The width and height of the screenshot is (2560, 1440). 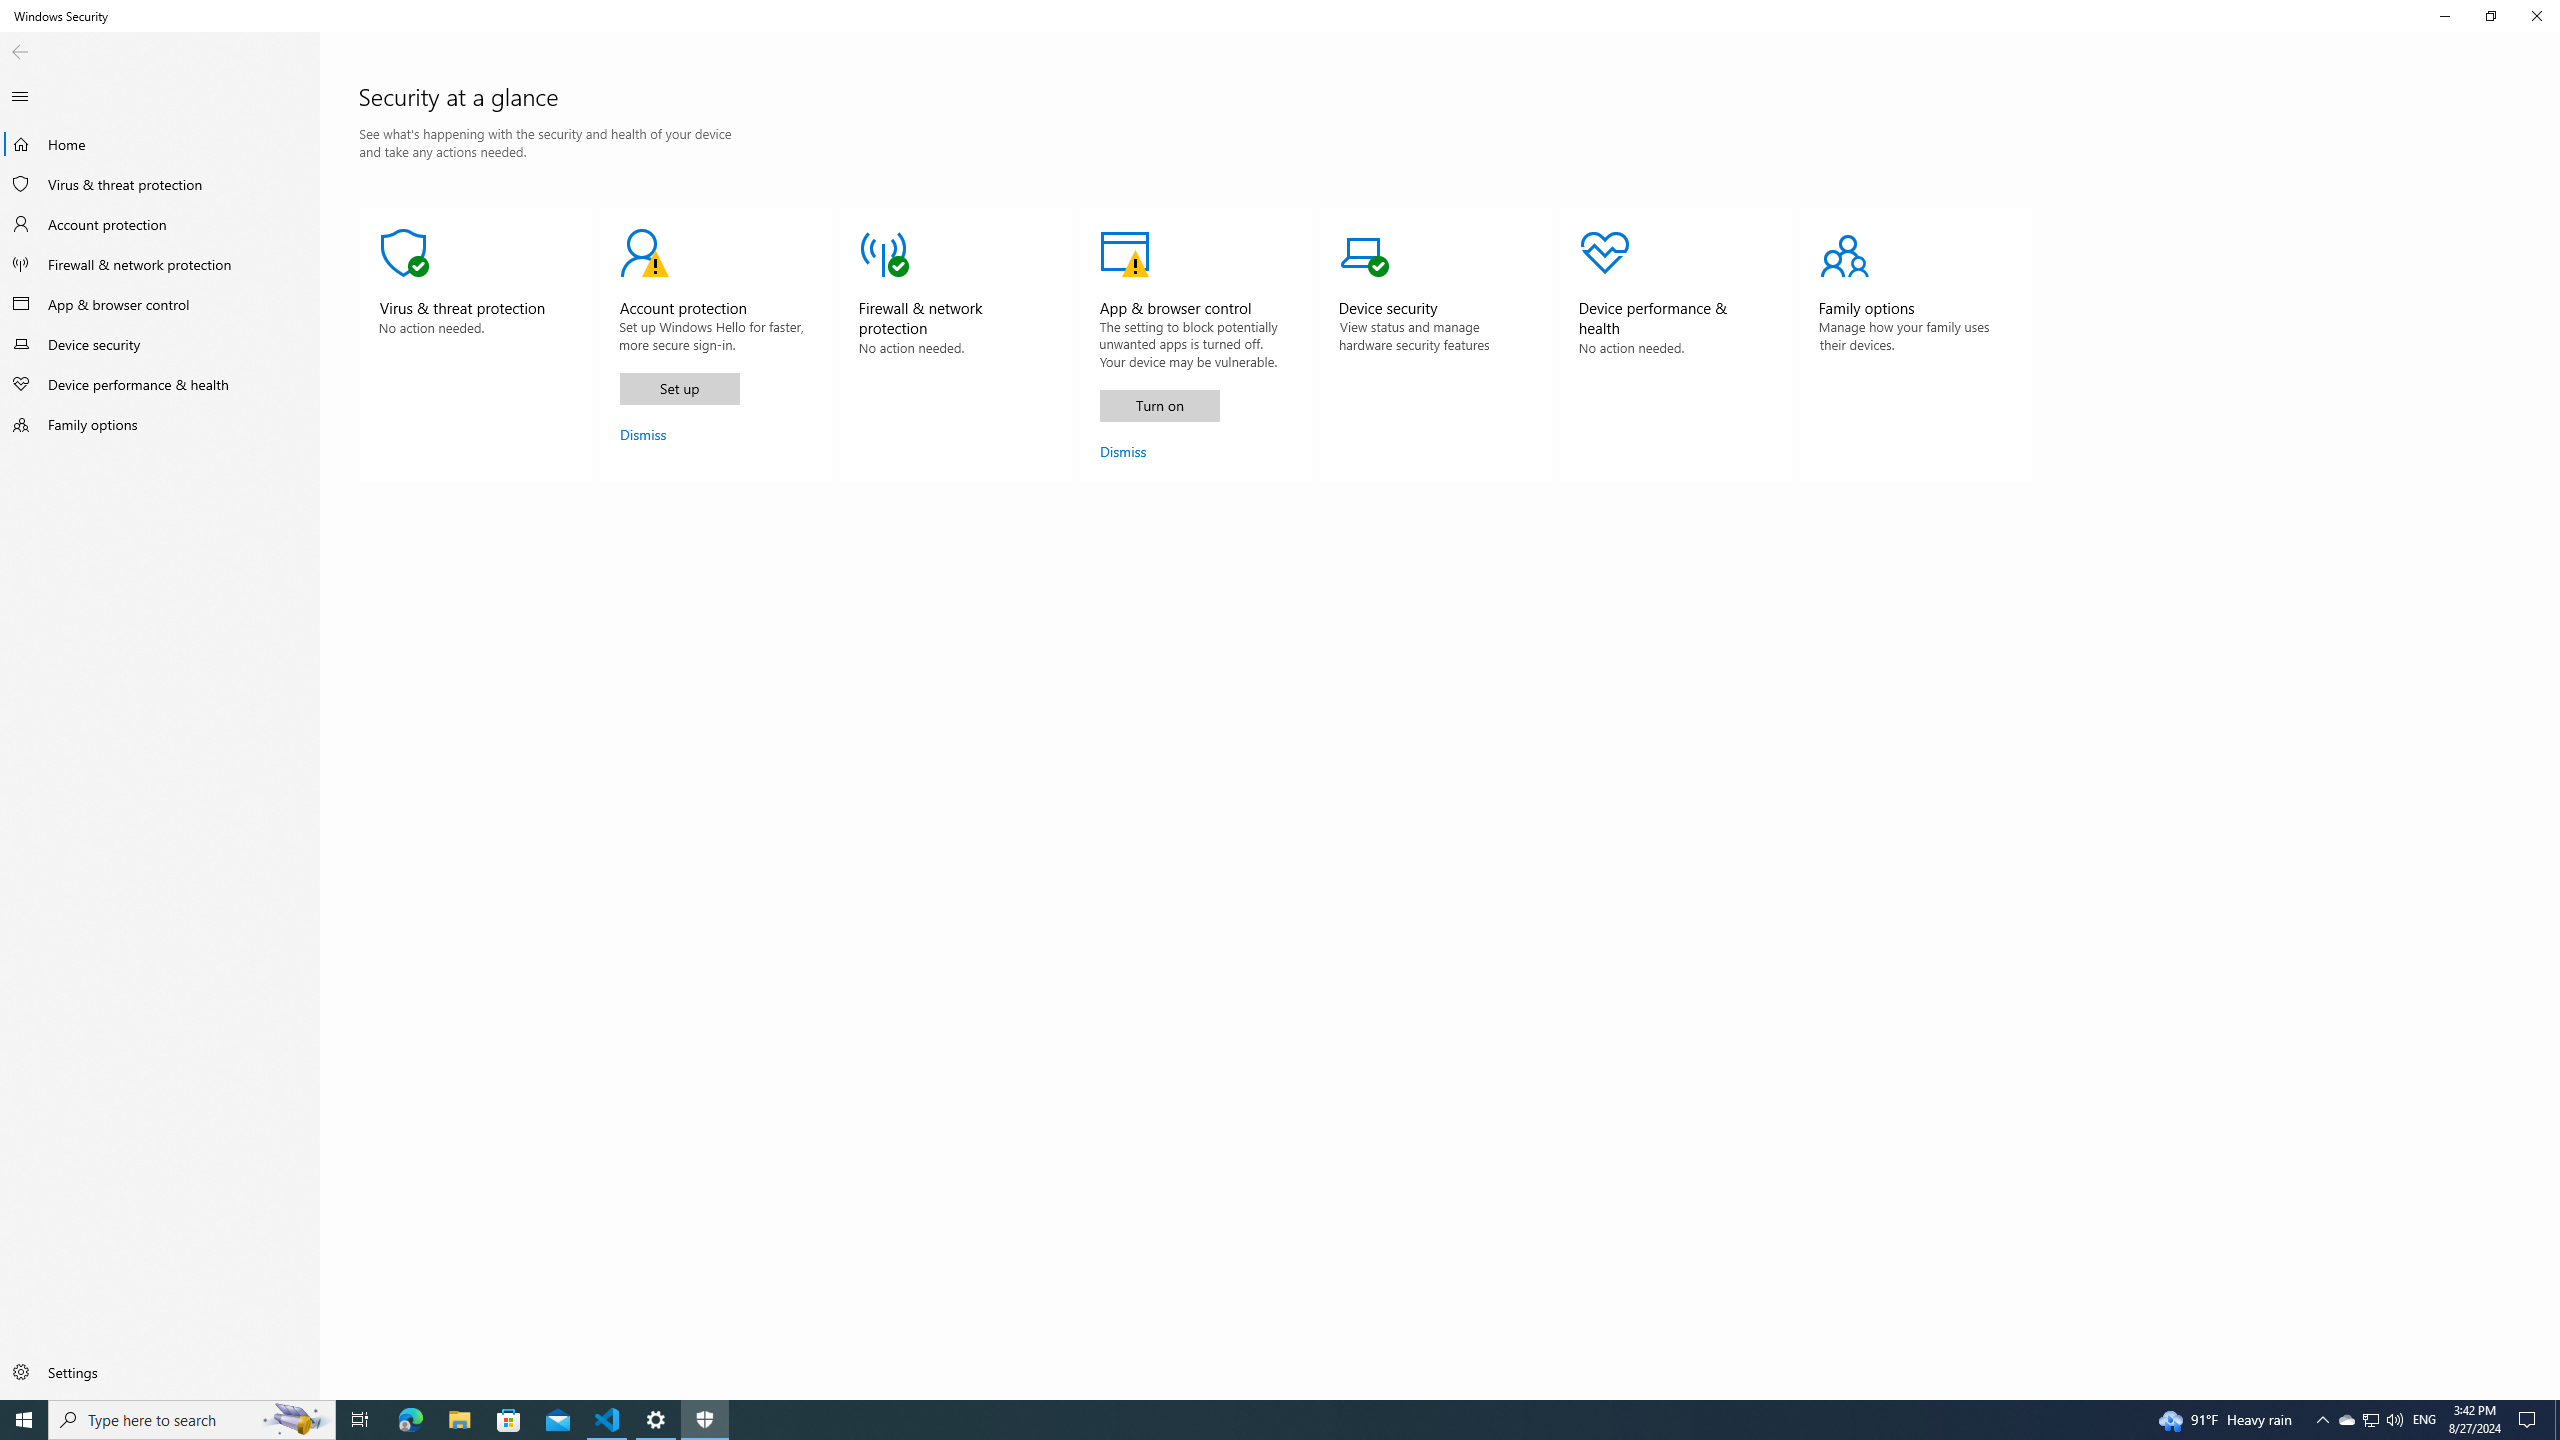 I want to click on 'Firewall & network protectionNo action needed.', so click(x=955, y=344).